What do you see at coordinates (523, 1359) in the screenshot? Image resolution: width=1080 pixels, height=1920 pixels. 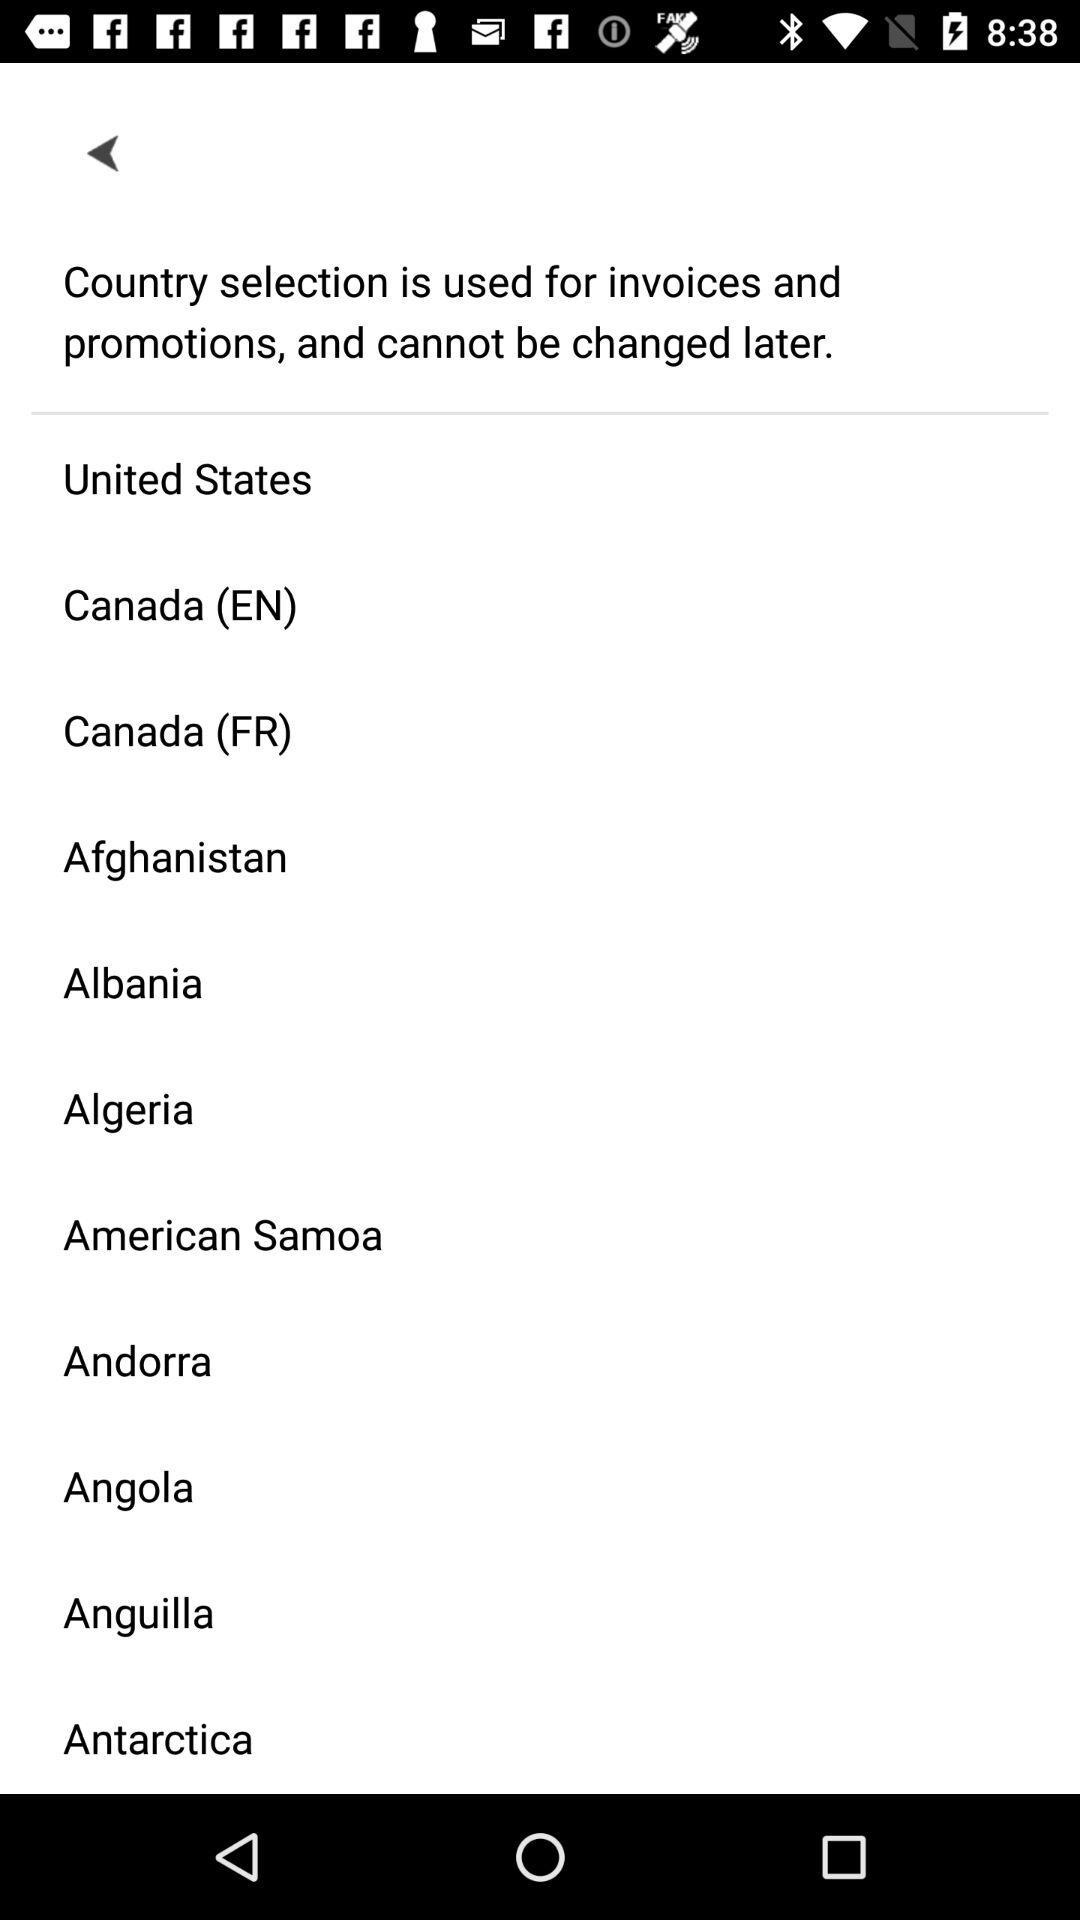 I see `the andorra icon` at bounding box center [523, 1359].